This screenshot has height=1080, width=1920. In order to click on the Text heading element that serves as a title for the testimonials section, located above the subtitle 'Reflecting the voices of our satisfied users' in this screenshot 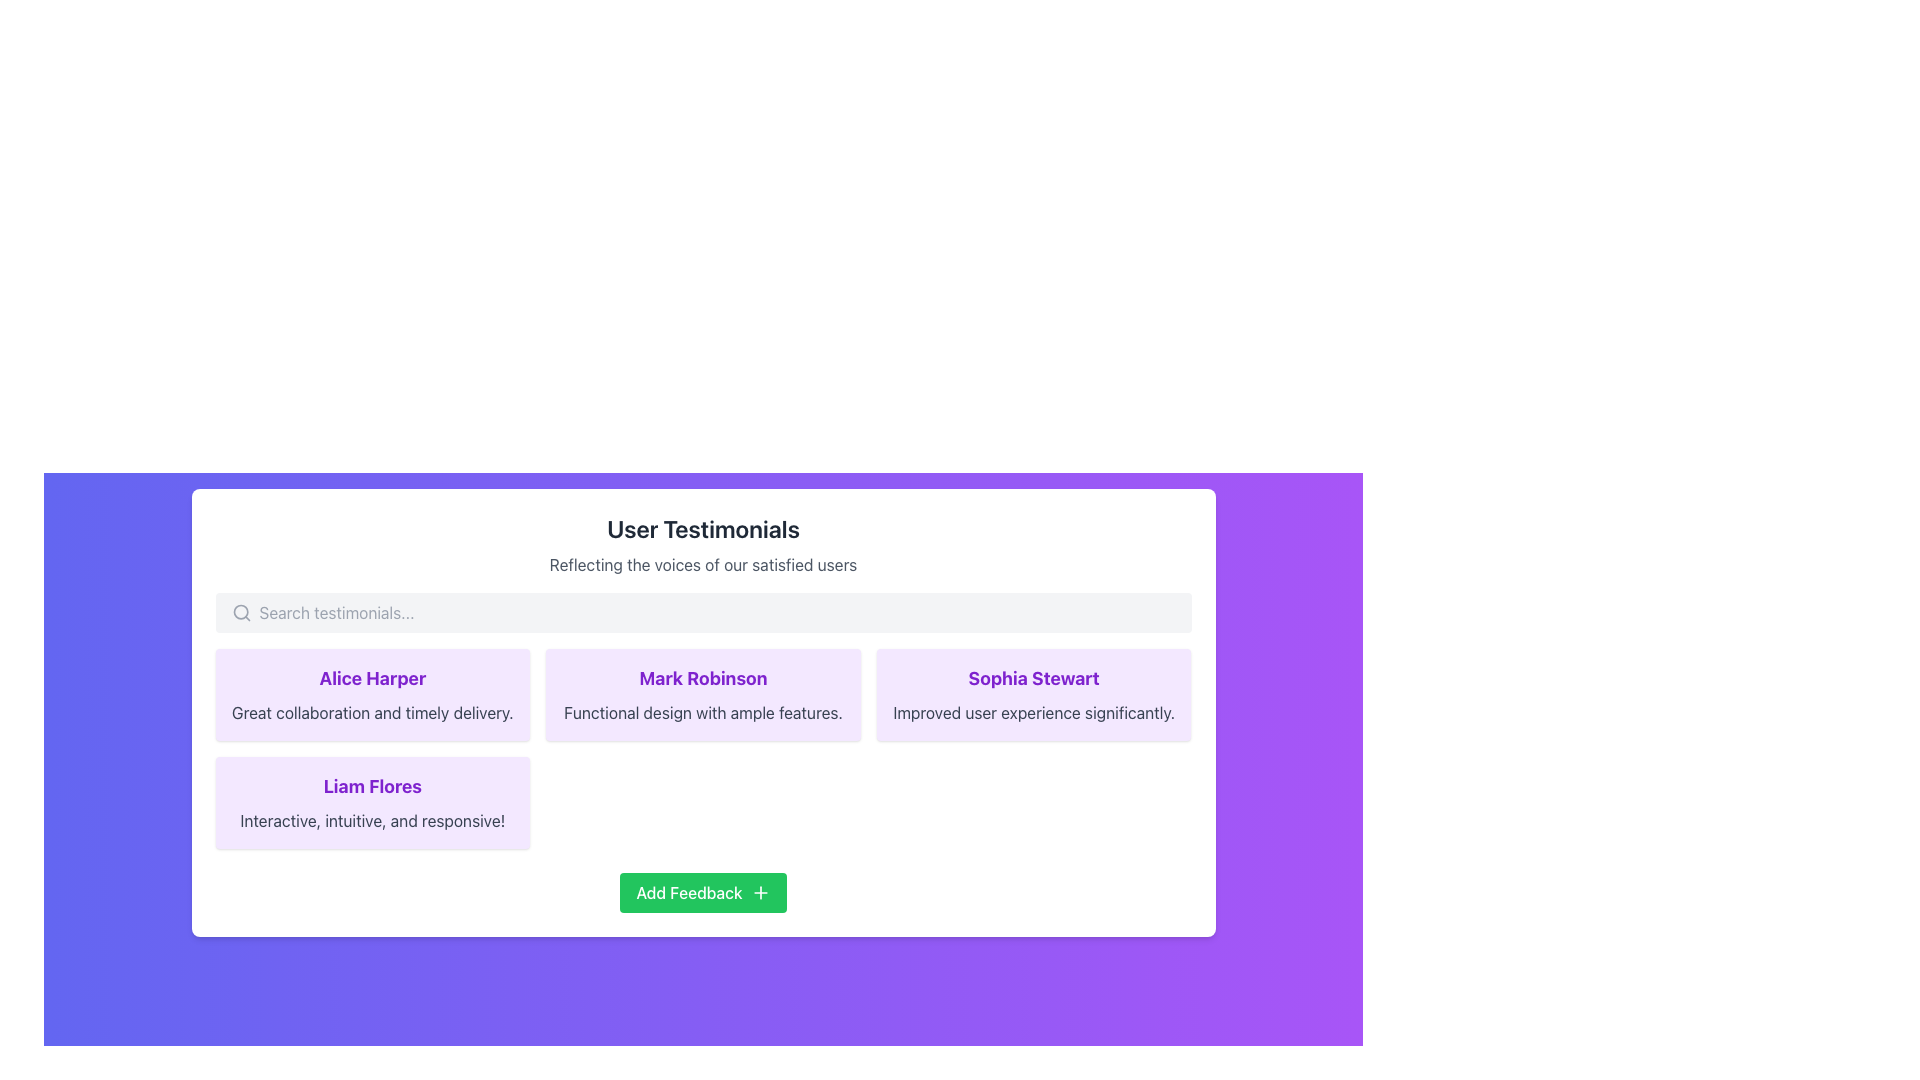, I will do `click(703, 527)`.